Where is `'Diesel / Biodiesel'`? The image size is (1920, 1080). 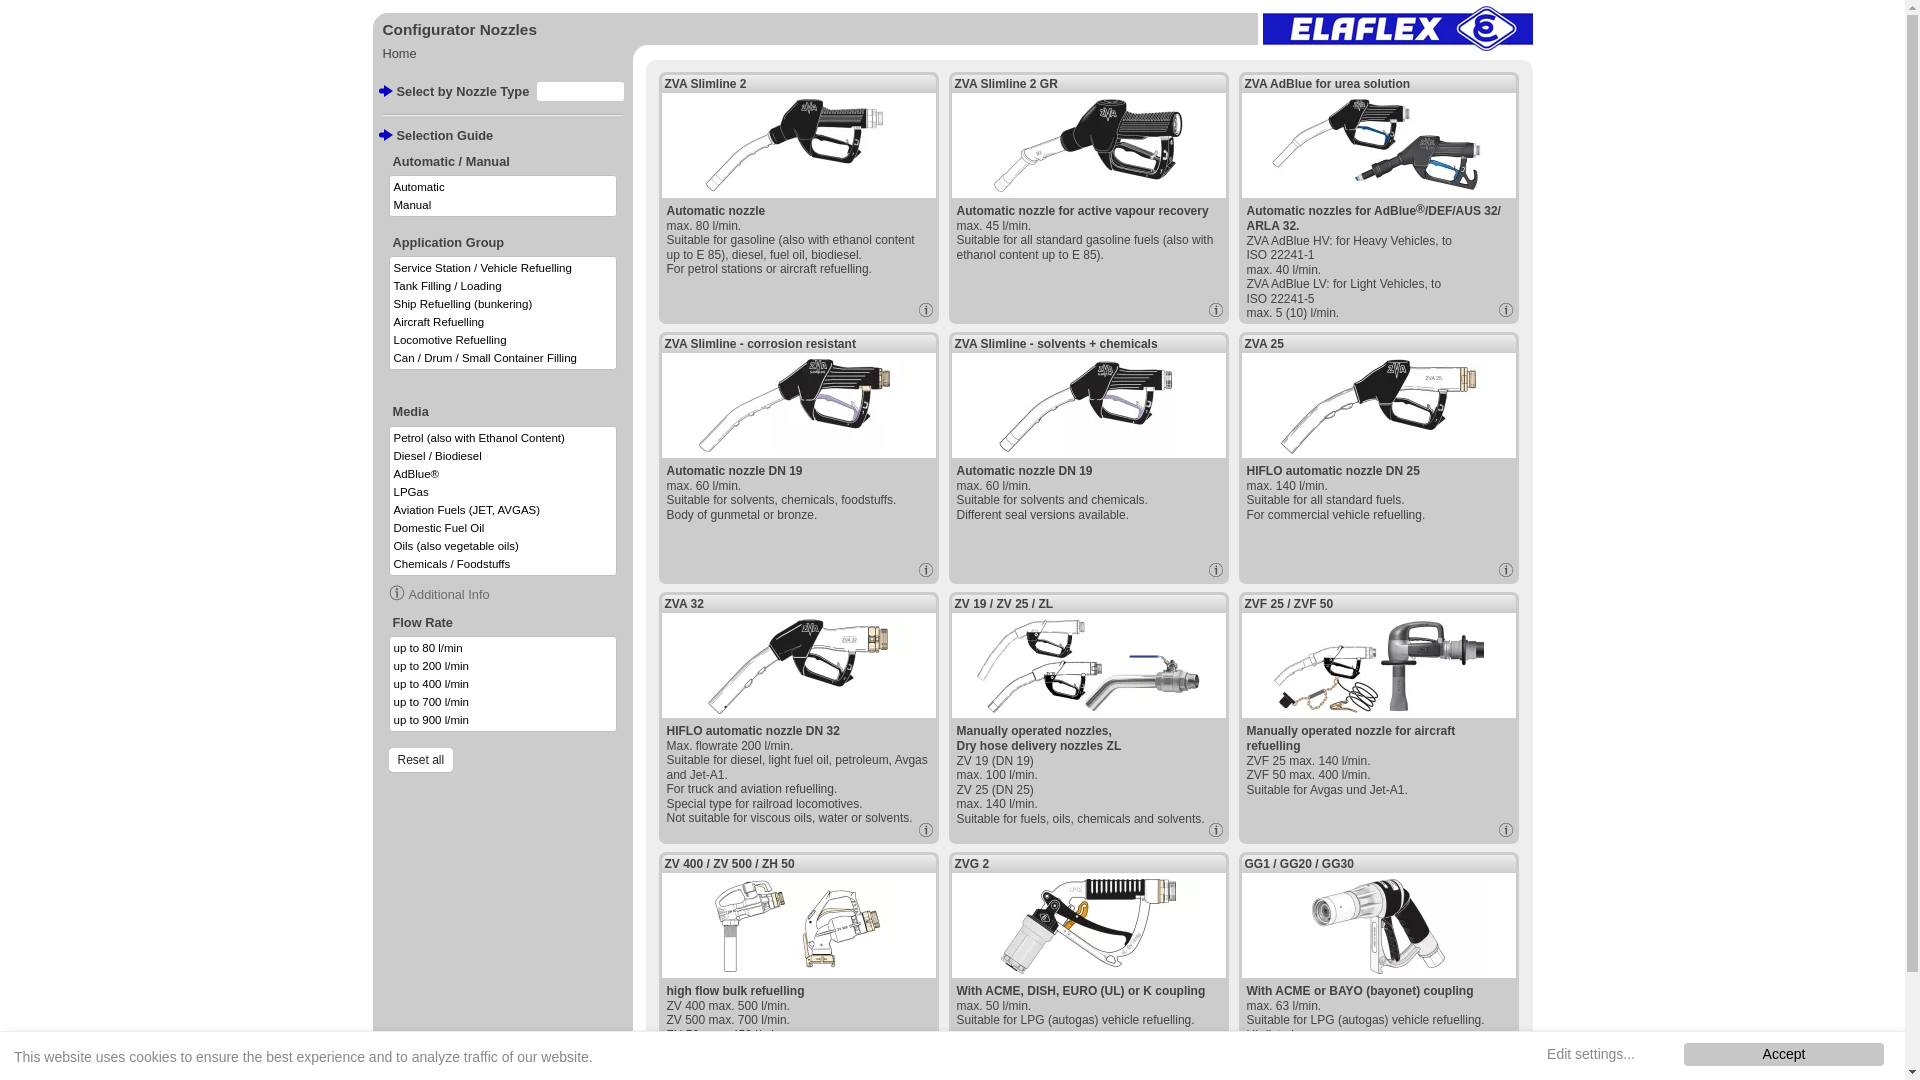
'Diesel / Biodiesel' is located at coordinates (503, 455).